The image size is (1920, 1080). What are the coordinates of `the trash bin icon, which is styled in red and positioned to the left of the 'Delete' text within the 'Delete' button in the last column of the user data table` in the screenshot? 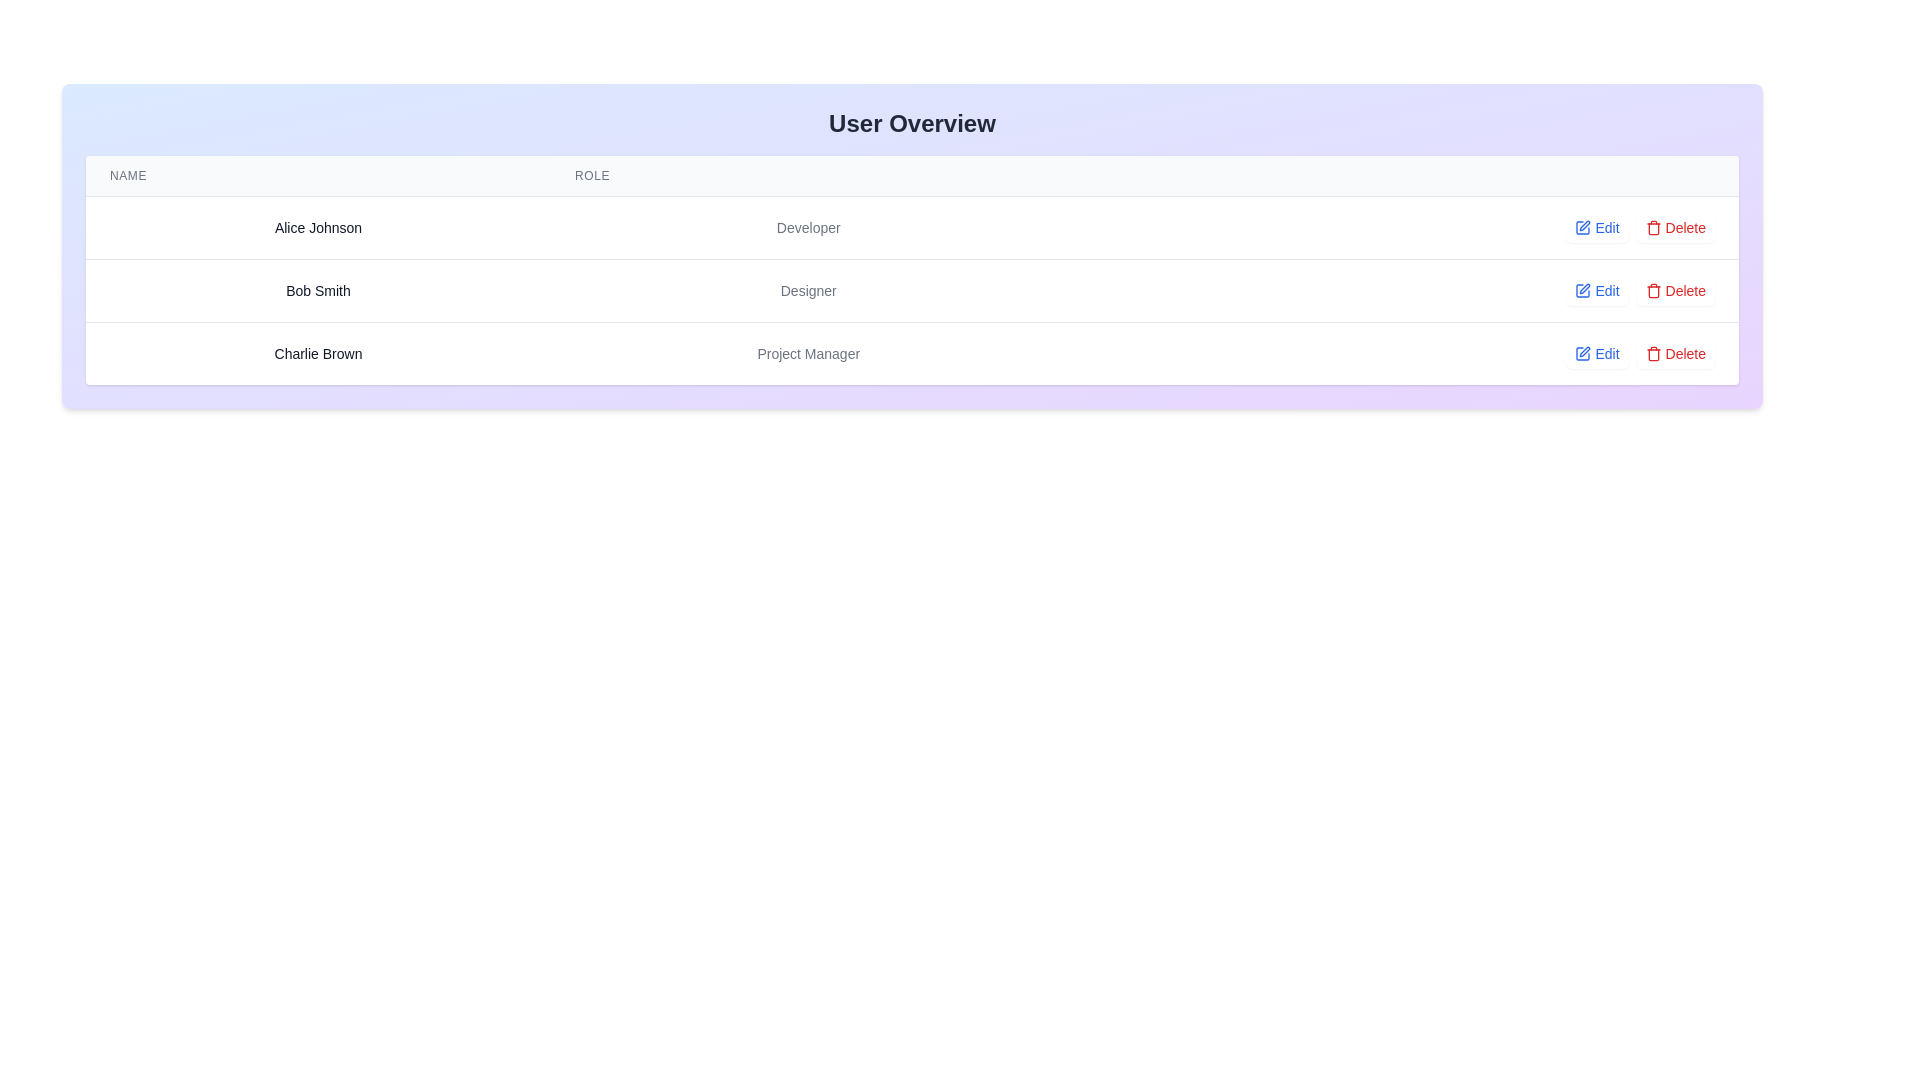 It's located at (1653, 226).